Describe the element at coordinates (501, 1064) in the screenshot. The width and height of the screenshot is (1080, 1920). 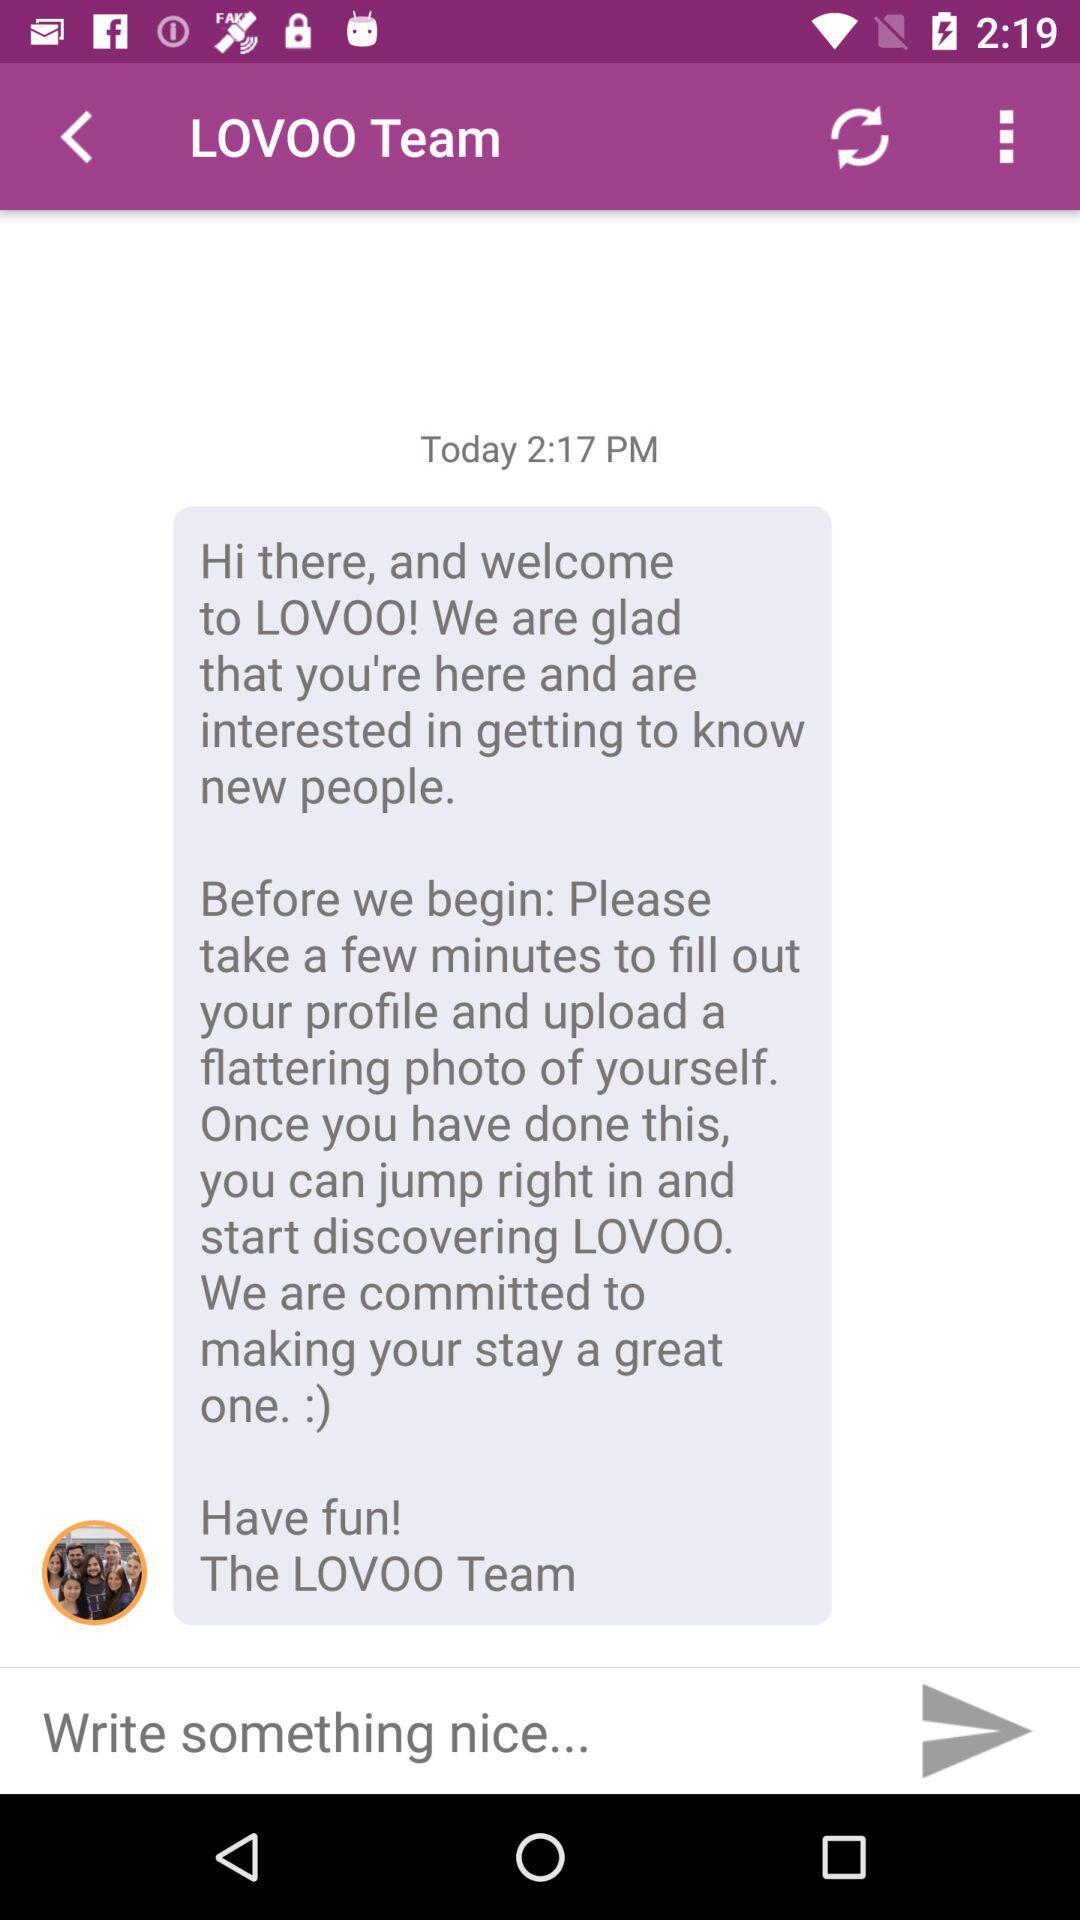
I see `the hi there and item` at that location.